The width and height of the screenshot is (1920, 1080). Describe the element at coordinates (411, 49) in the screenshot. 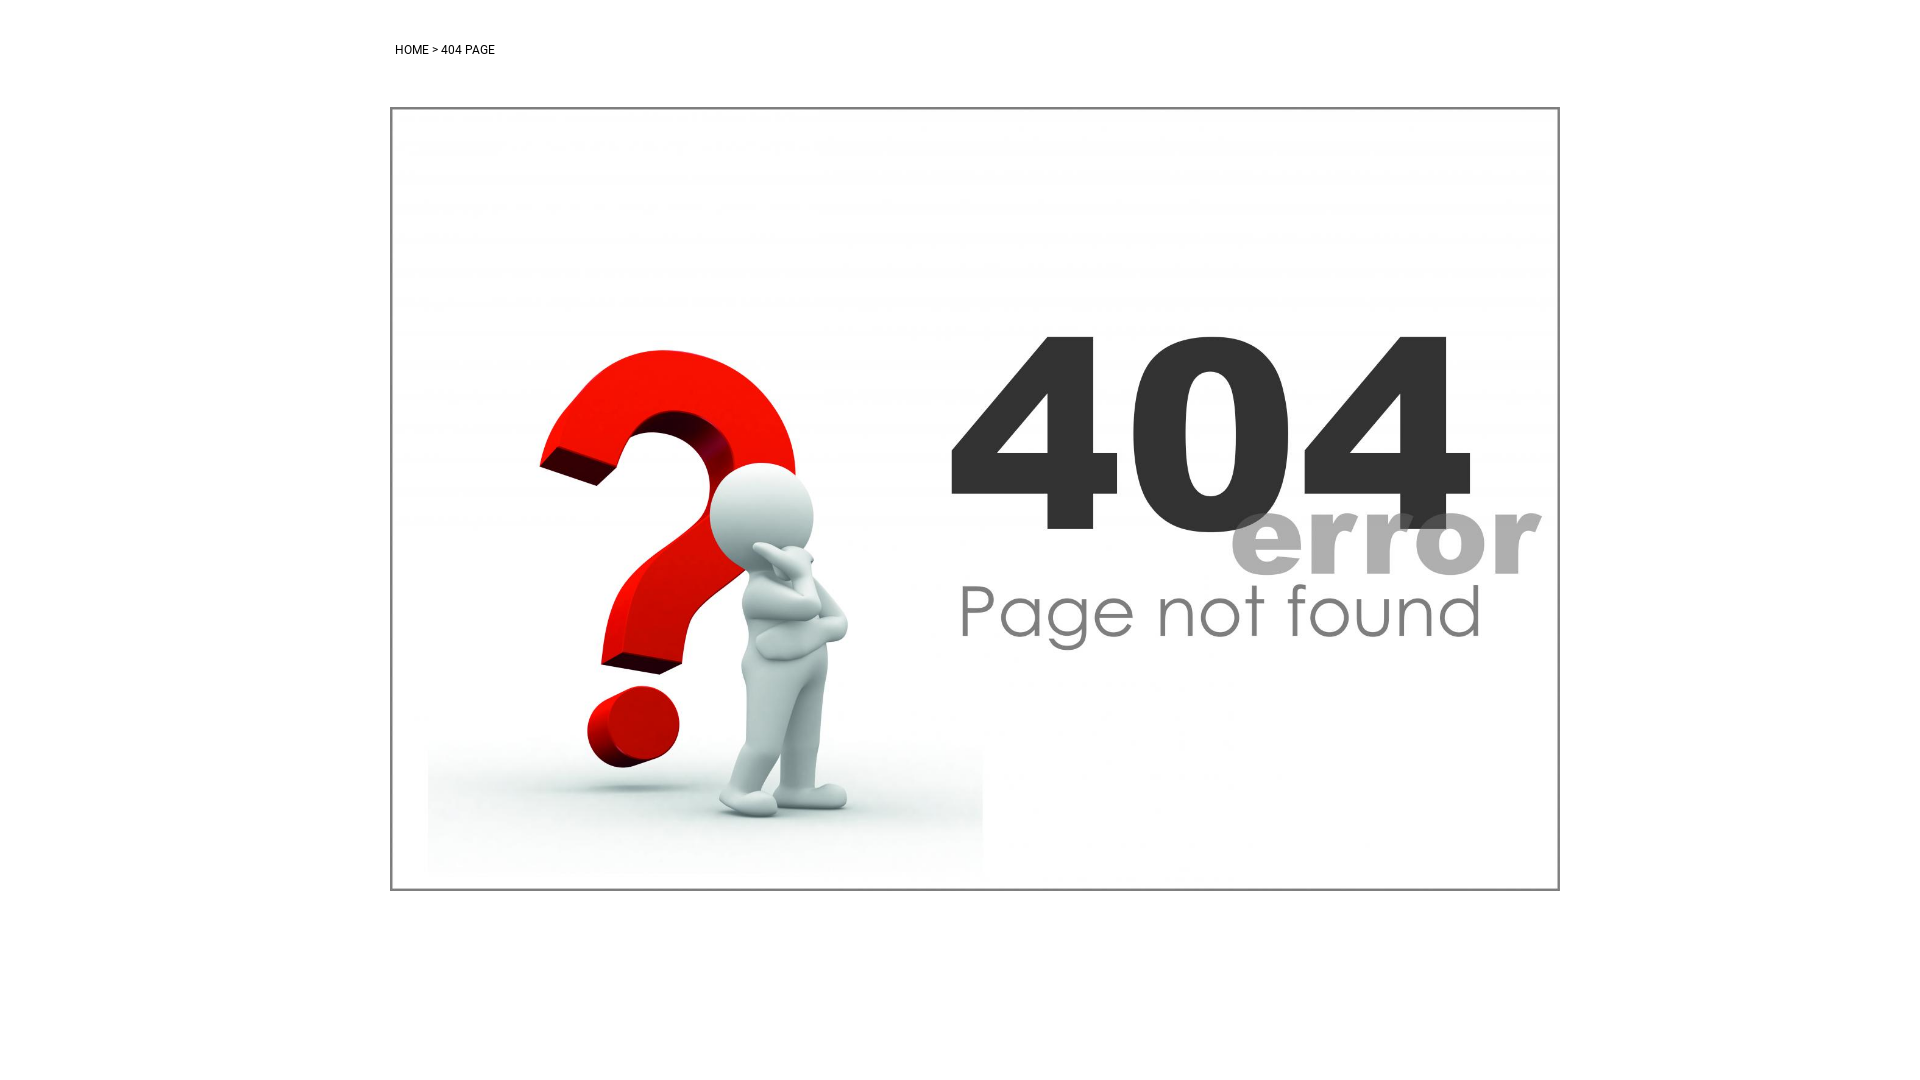

I see `'HOME'` at that location.